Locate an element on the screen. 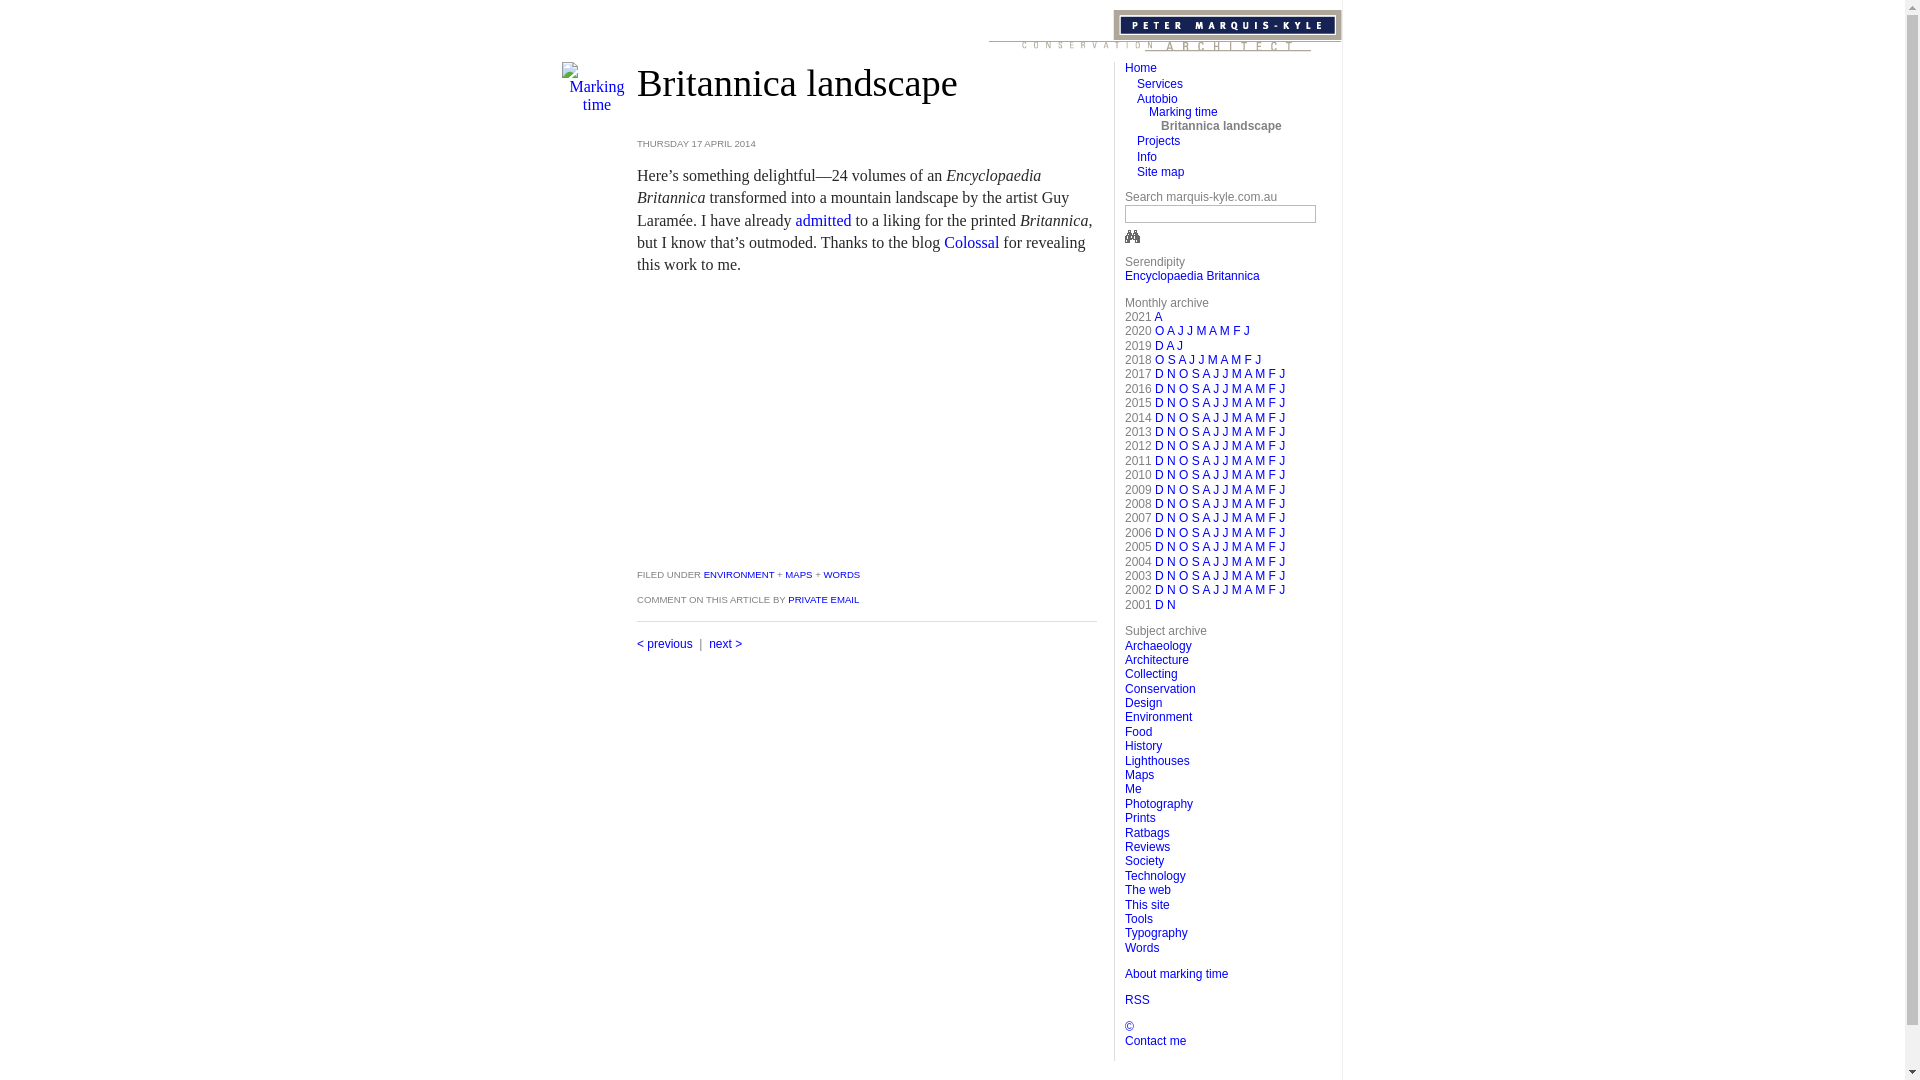 The width and height of the screenshot is (1920, 1080). 'Site map' is located at coordinates (1160, 171).